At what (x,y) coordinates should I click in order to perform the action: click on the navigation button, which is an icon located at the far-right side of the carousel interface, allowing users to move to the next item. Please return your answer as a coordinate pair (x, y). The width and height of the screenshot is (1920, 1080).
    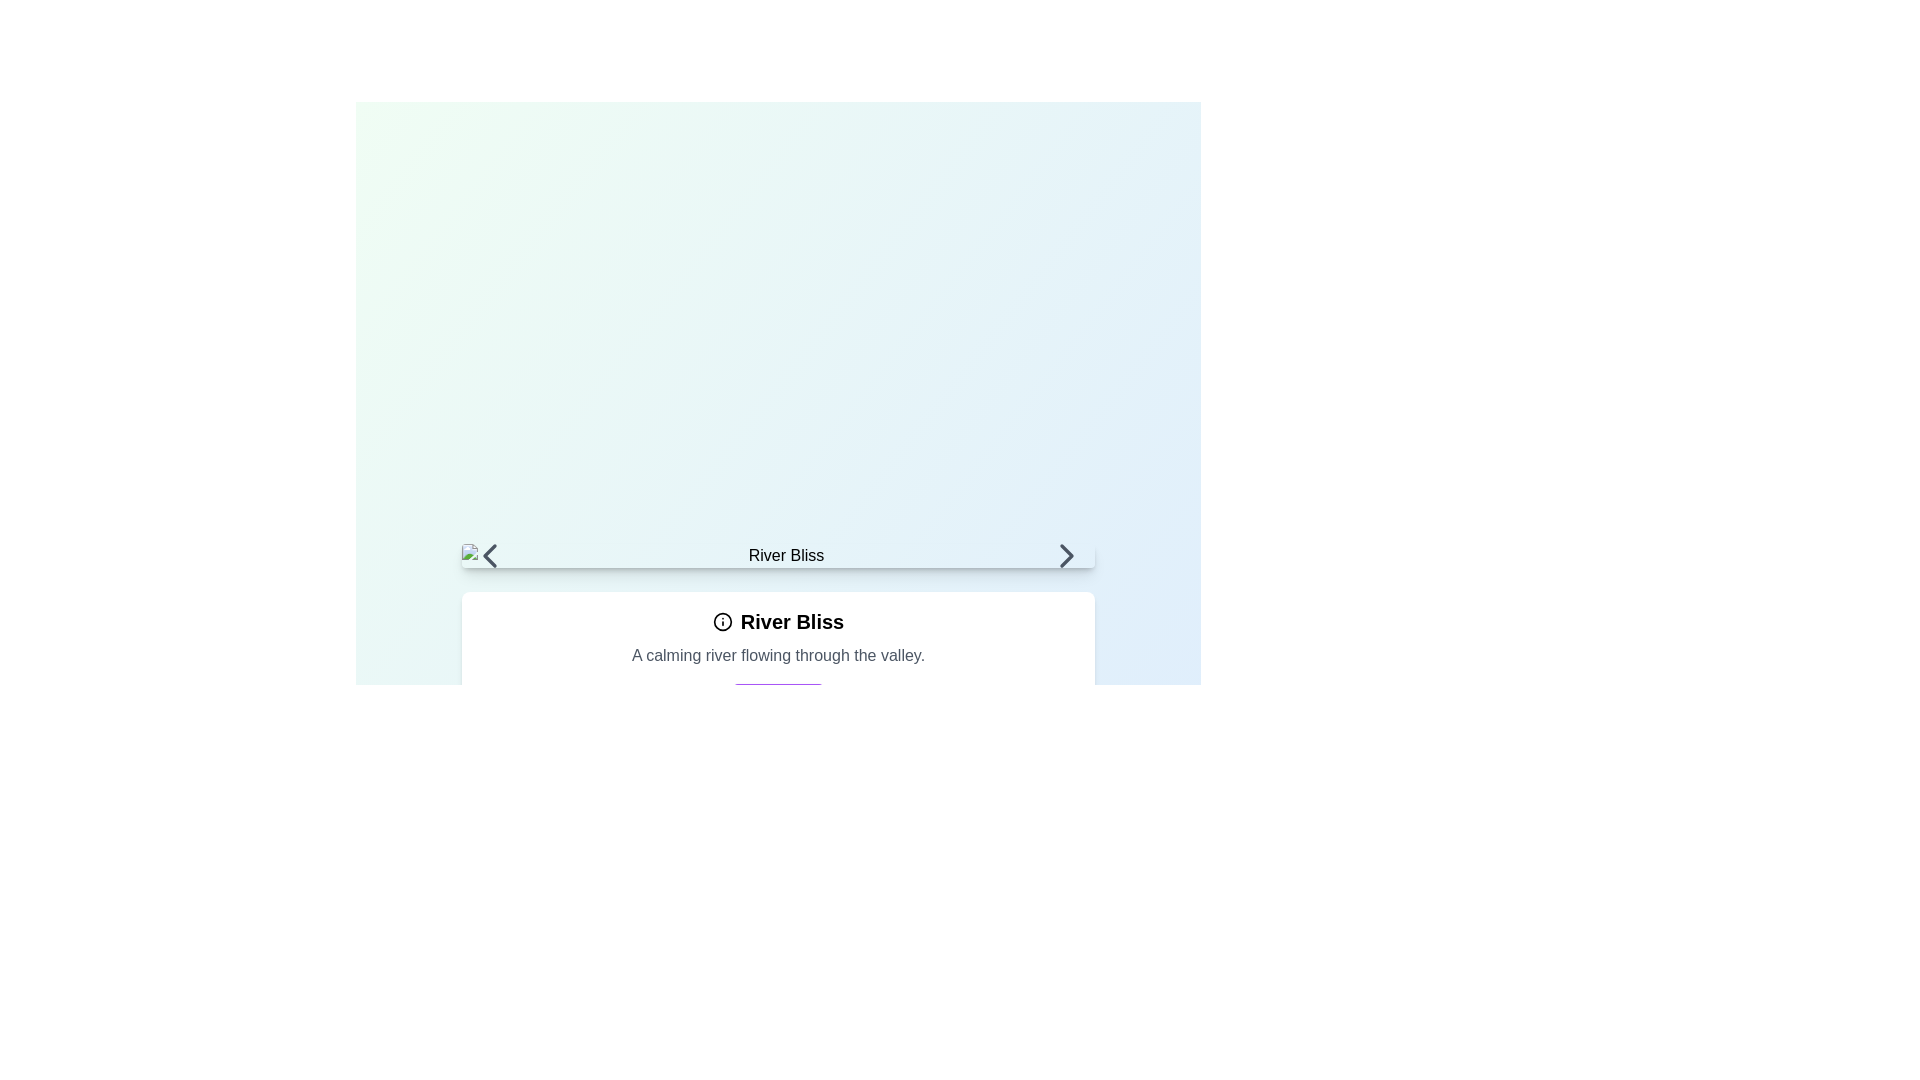
    Looking at the image, I should click on (1066, 555).